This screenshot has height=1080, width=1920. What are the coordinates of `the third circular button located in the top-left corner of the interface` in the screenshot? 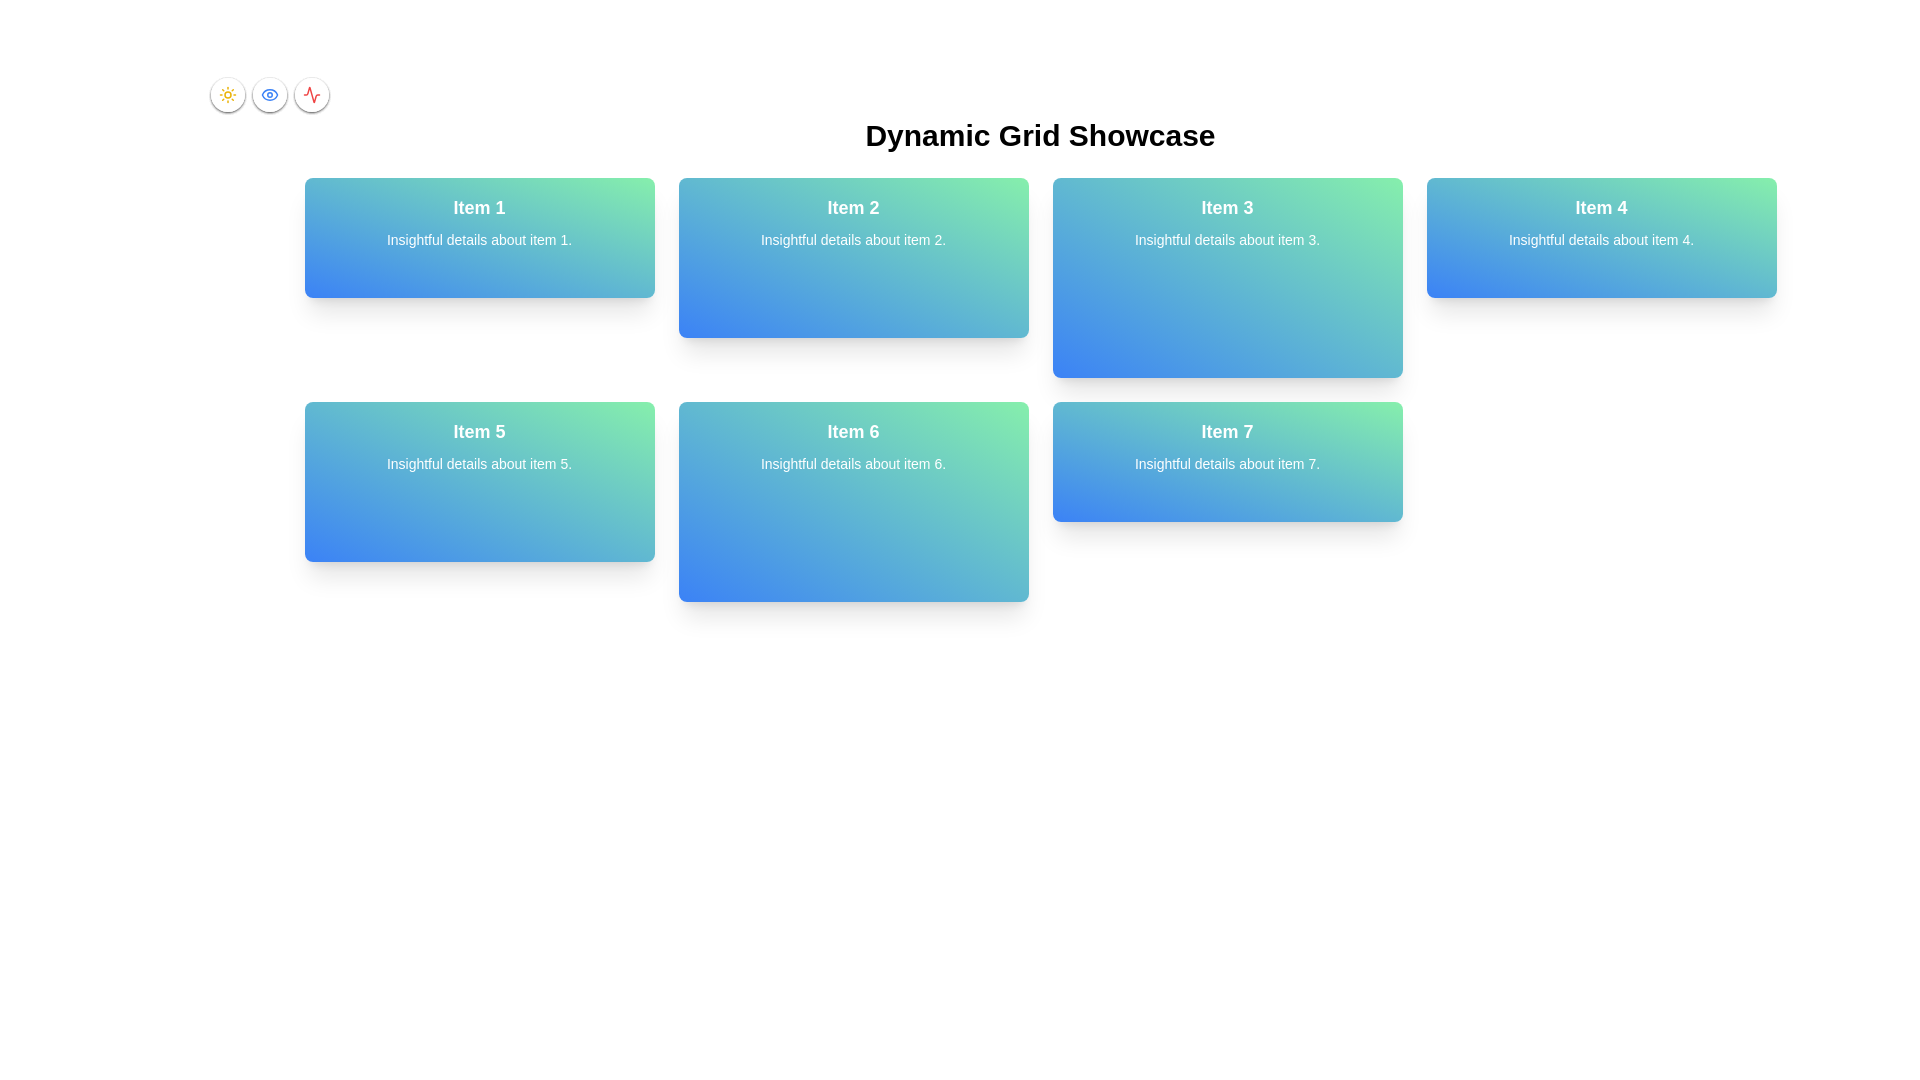 It's located at (311, 95).